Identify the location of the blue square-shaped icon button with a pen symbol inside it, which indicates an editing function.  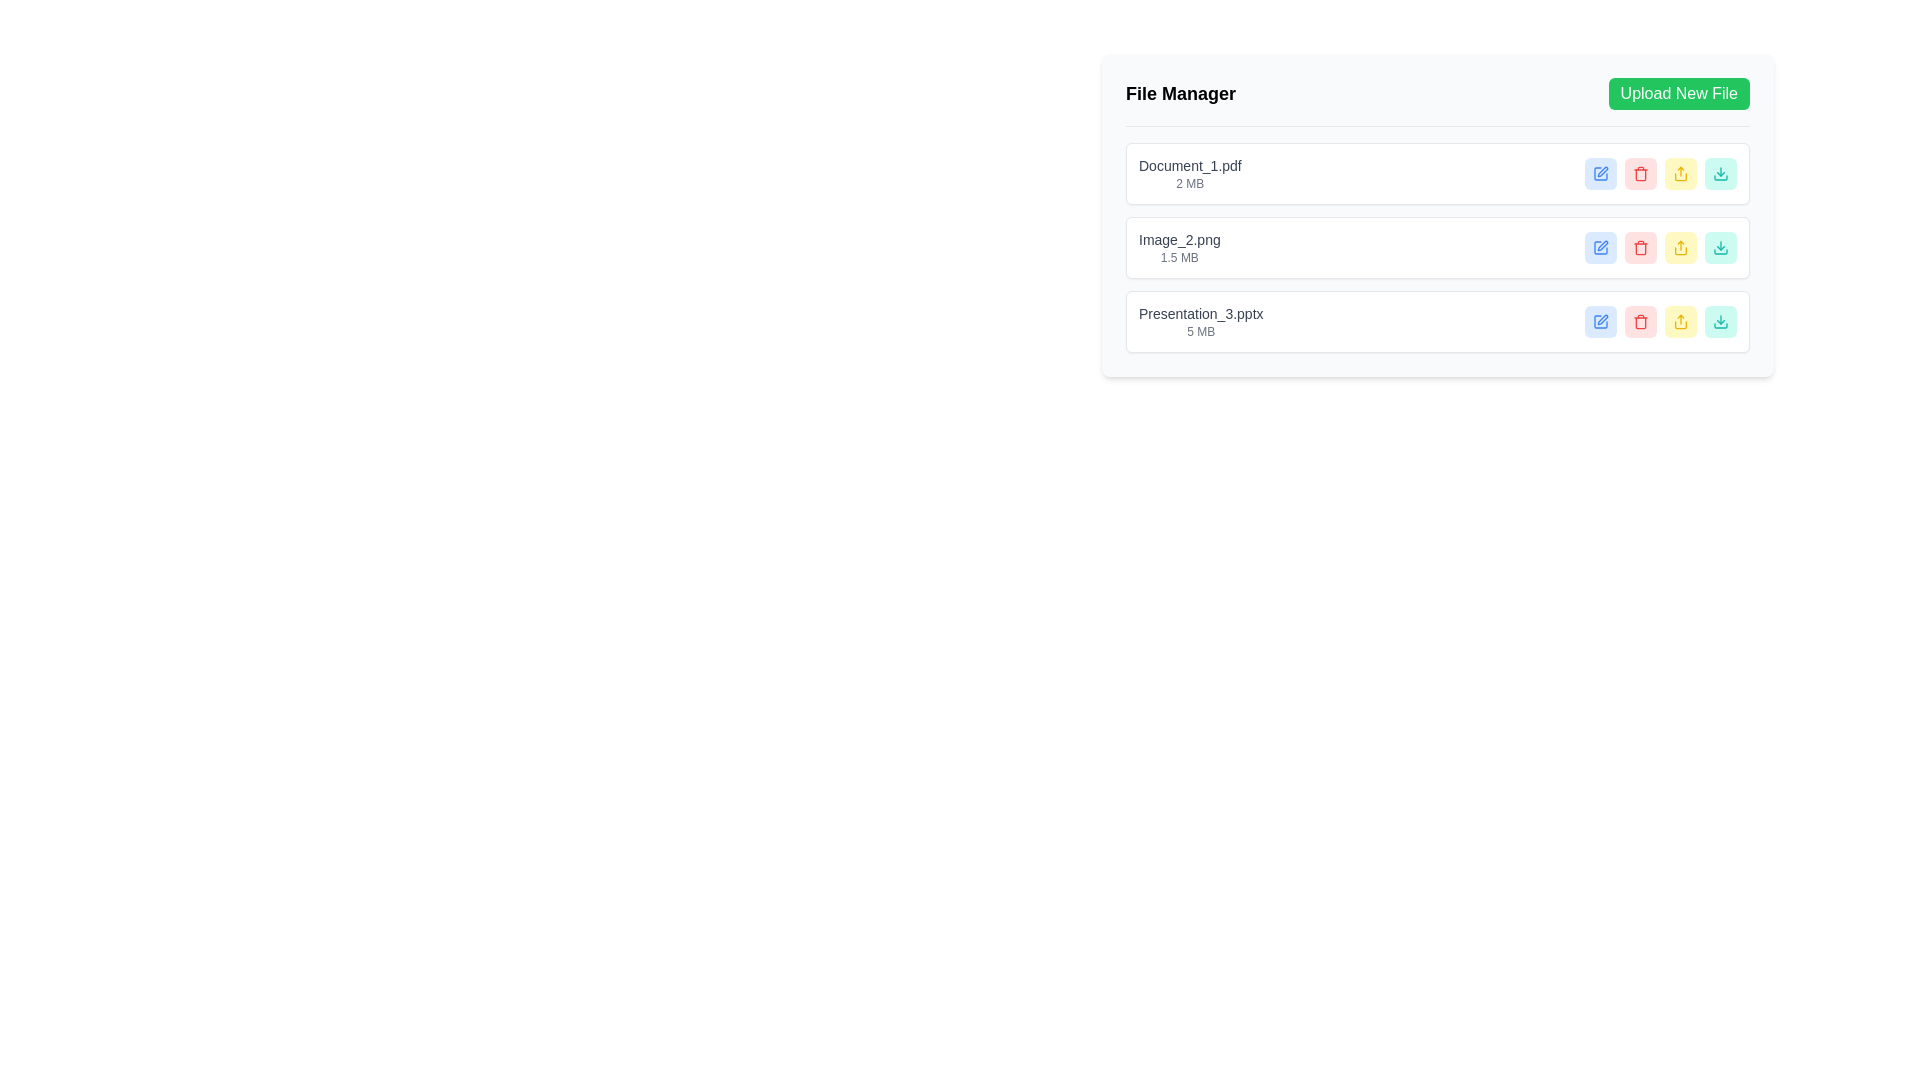
(1601, 172).